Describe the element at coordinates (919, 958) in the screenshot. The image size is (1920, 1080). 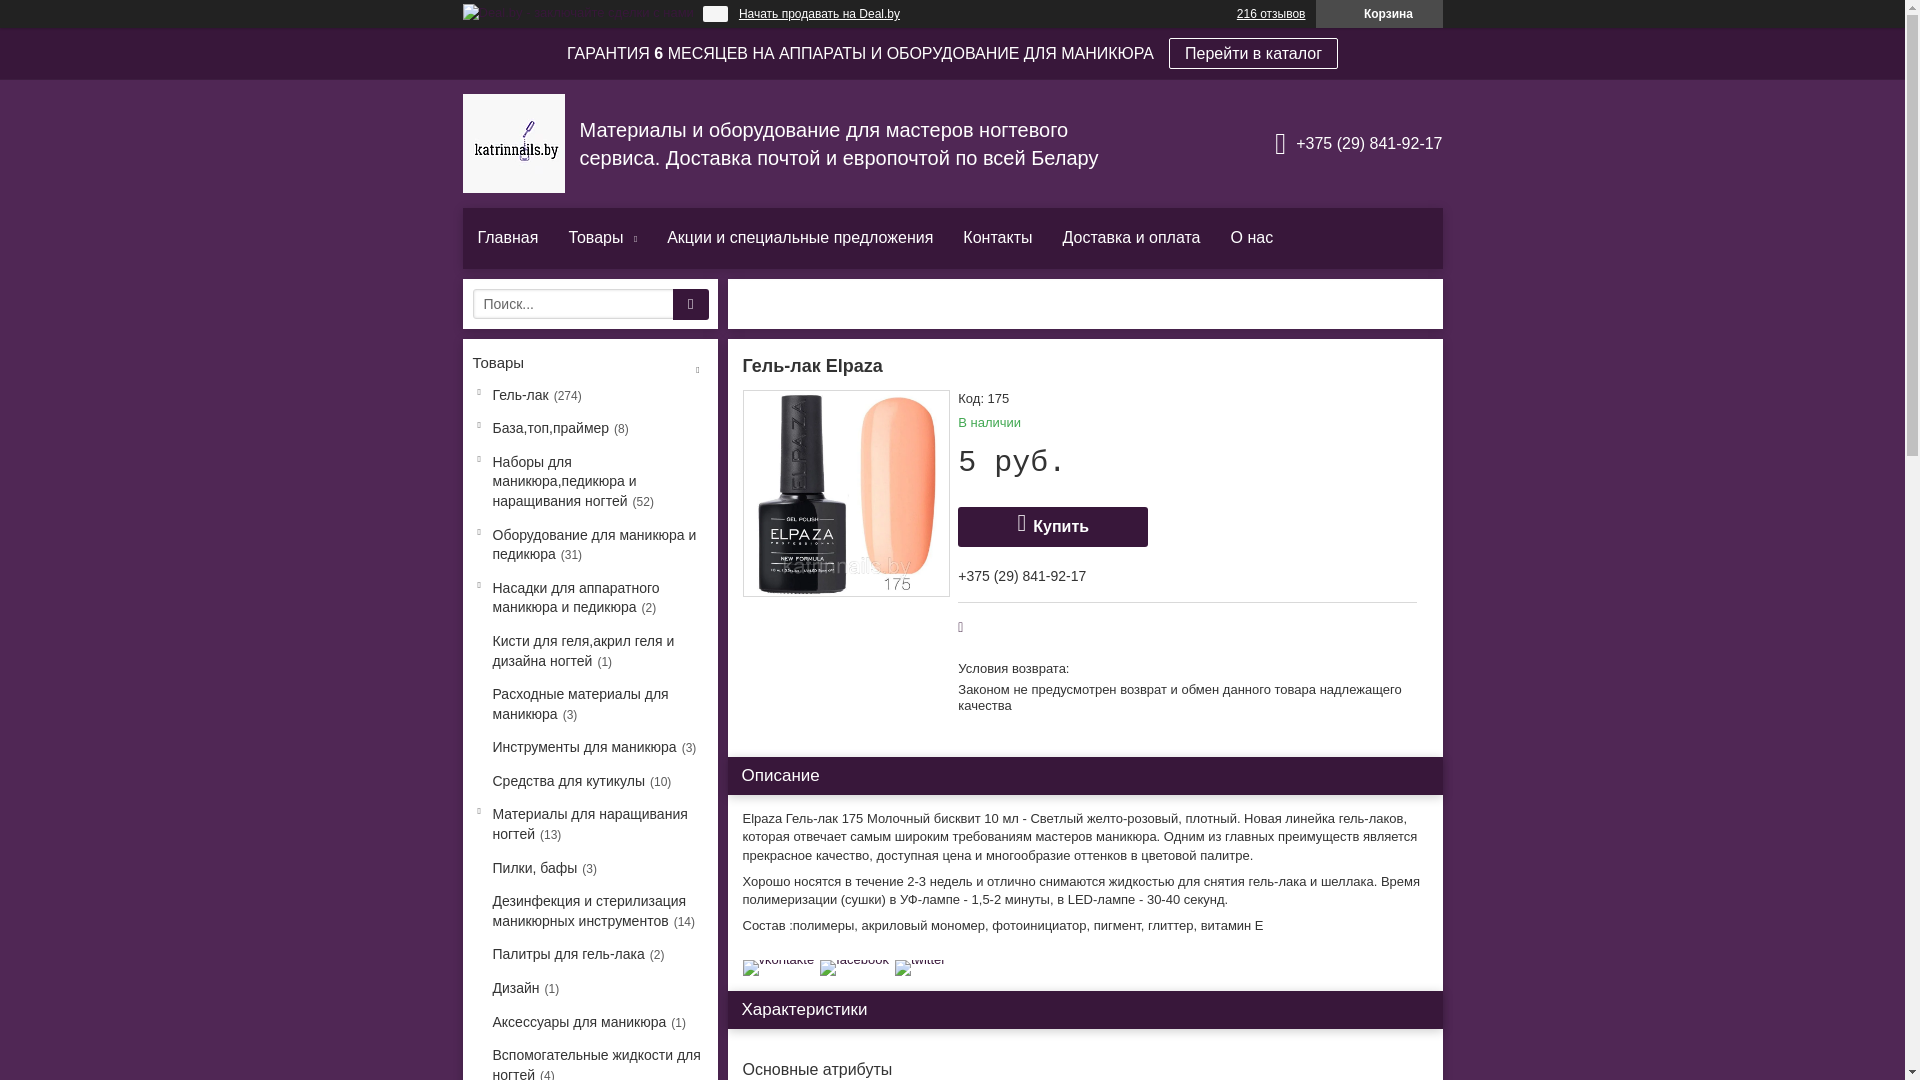
I see `'twitter'` at that location.